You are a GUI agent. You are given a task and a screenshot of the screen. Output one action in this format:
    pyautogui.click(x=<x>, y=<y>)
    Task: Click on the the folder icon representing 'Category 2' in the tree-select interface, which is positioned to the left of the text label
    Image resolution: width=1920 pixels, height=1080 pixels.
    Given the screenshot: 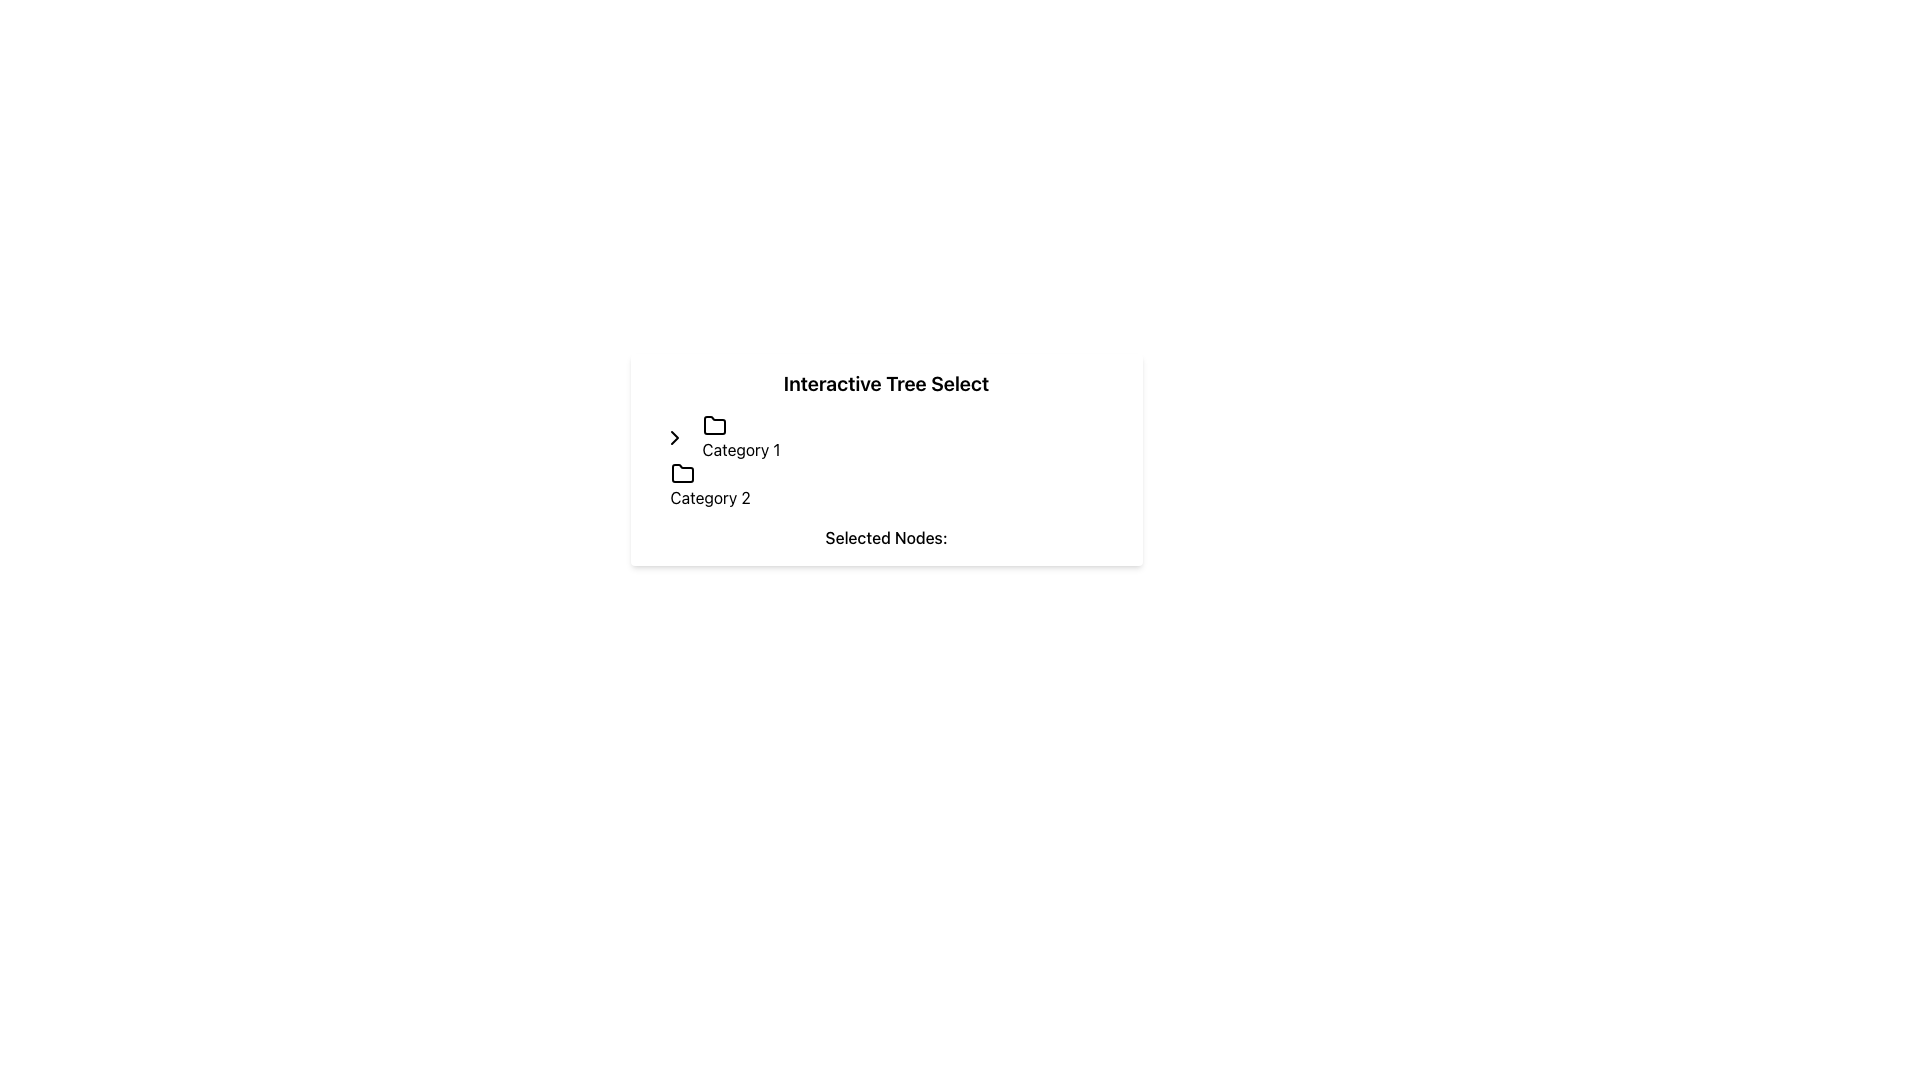 What is the action you would take?
    pyautogui.click(x=682, y=474)
    